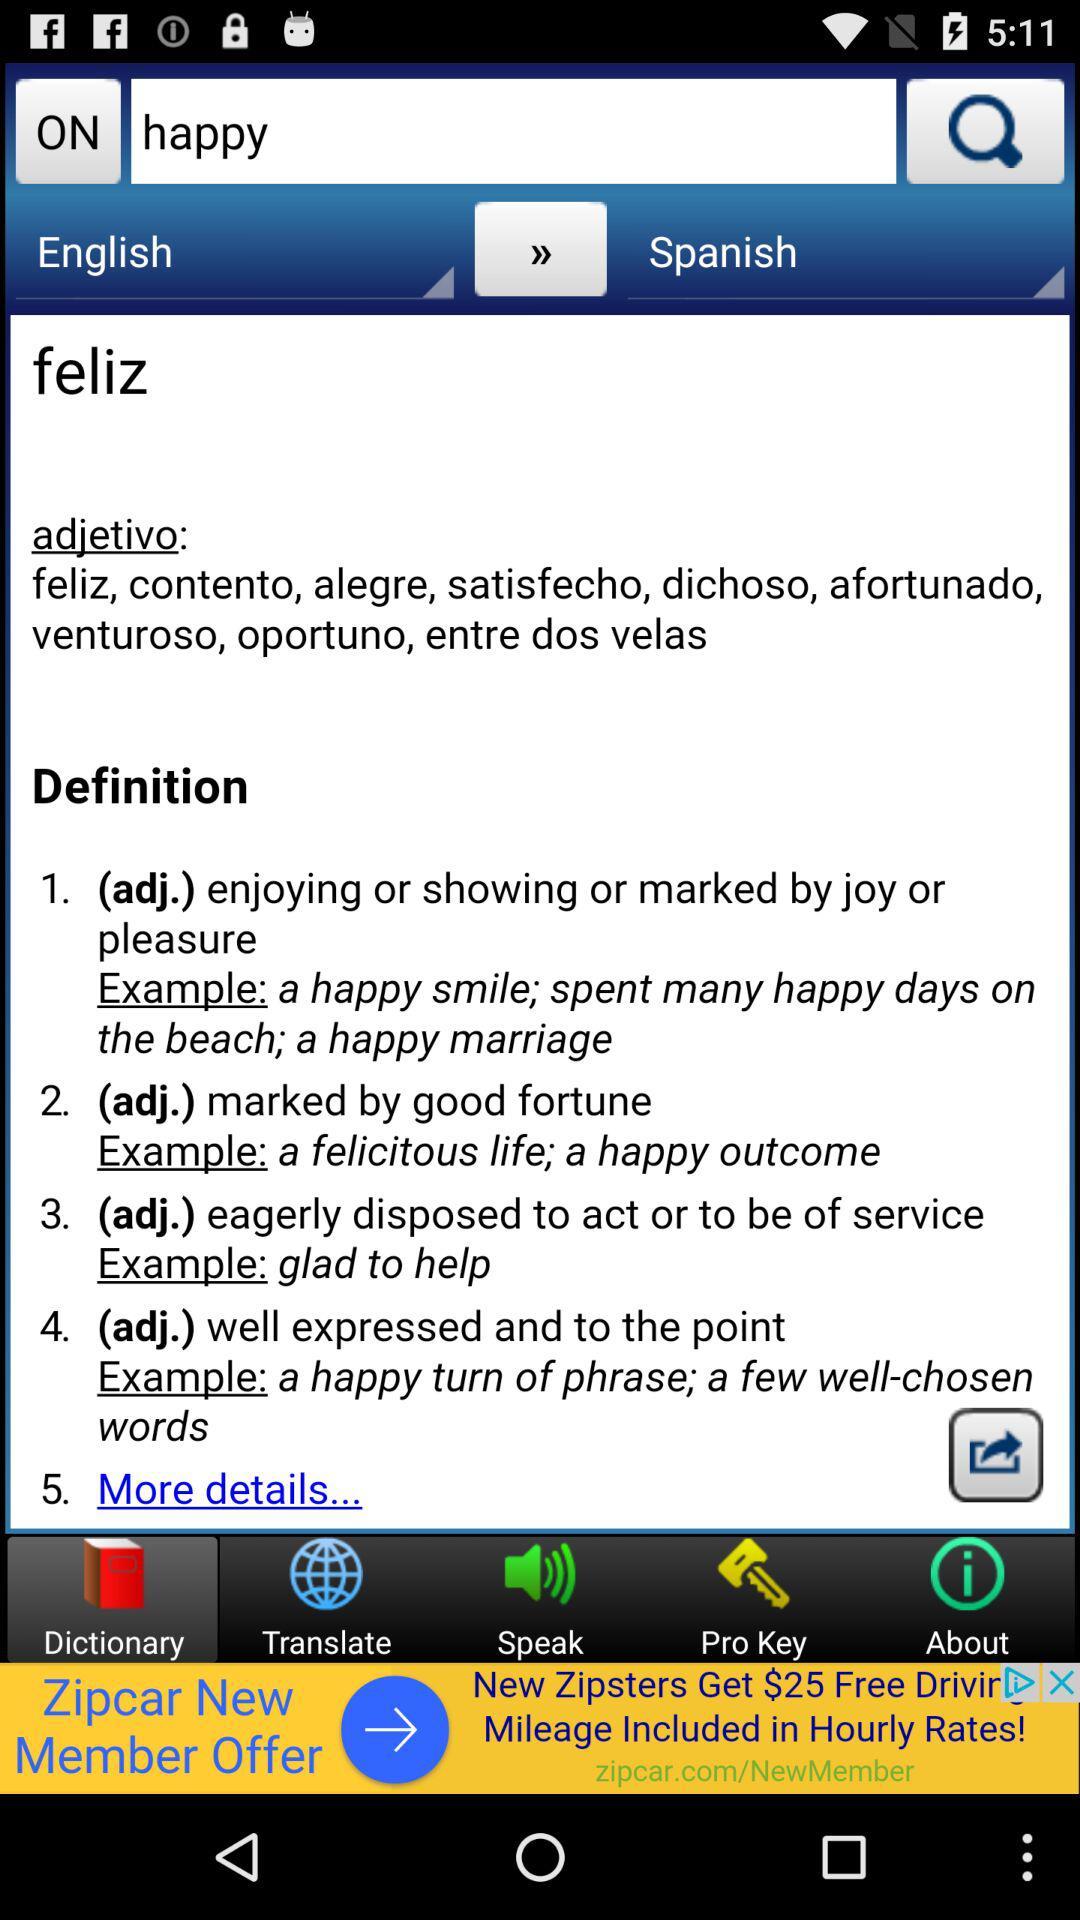 Image resolution: width=1080 pixels, height=1920 pixels. What do you see at coordinates (540, 1727) in the screenshot?
I see `the adversitement` at bounding box center [540, 1727].